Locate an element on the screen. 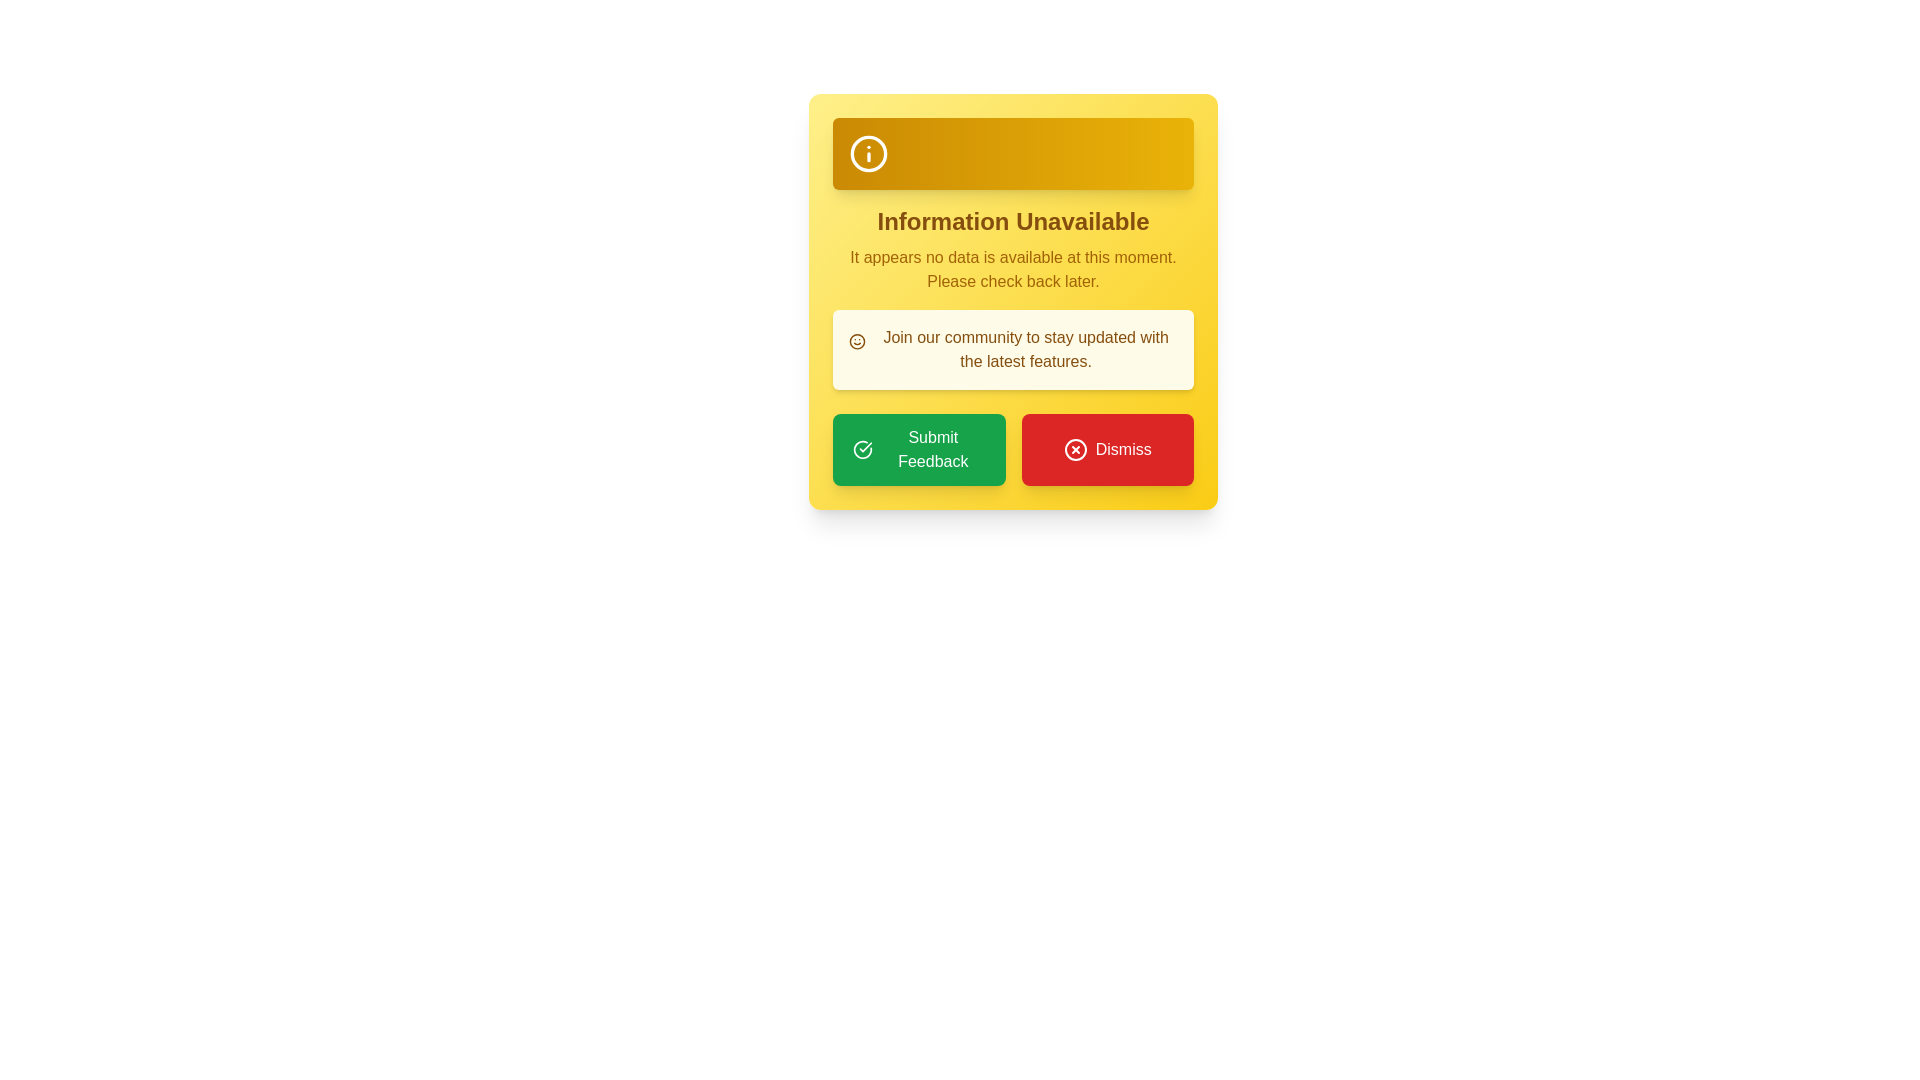  the circular icon with a green background and white checkmark, which is part of the 'Submit Feedback' button located in the bottom left corner of a dialog box is located at coordinates (863, 450).